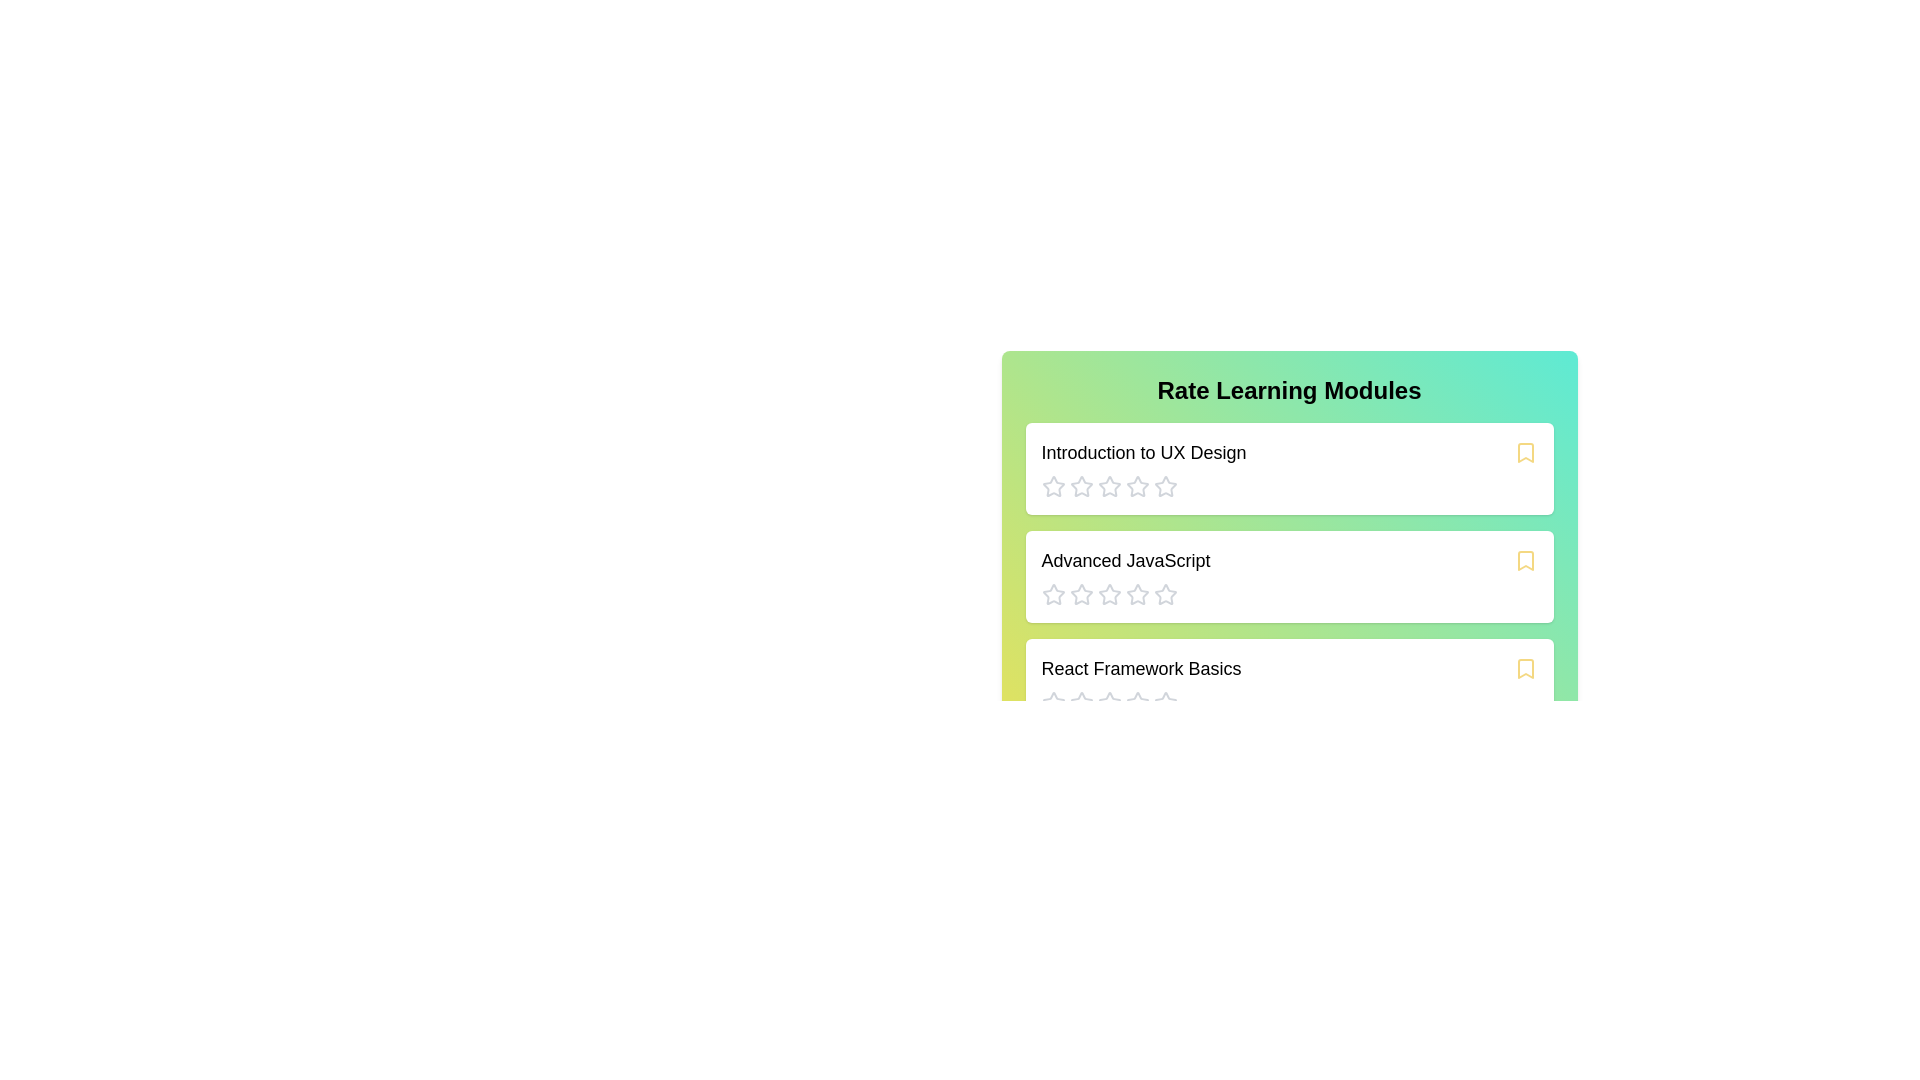 The width and height of the screenshot is (1920, 1080). Describe the element at coordinates (1289, 469) in the screenshot. I see `the module card titled 'Introduction to UX Design' to explore its content` at that location.